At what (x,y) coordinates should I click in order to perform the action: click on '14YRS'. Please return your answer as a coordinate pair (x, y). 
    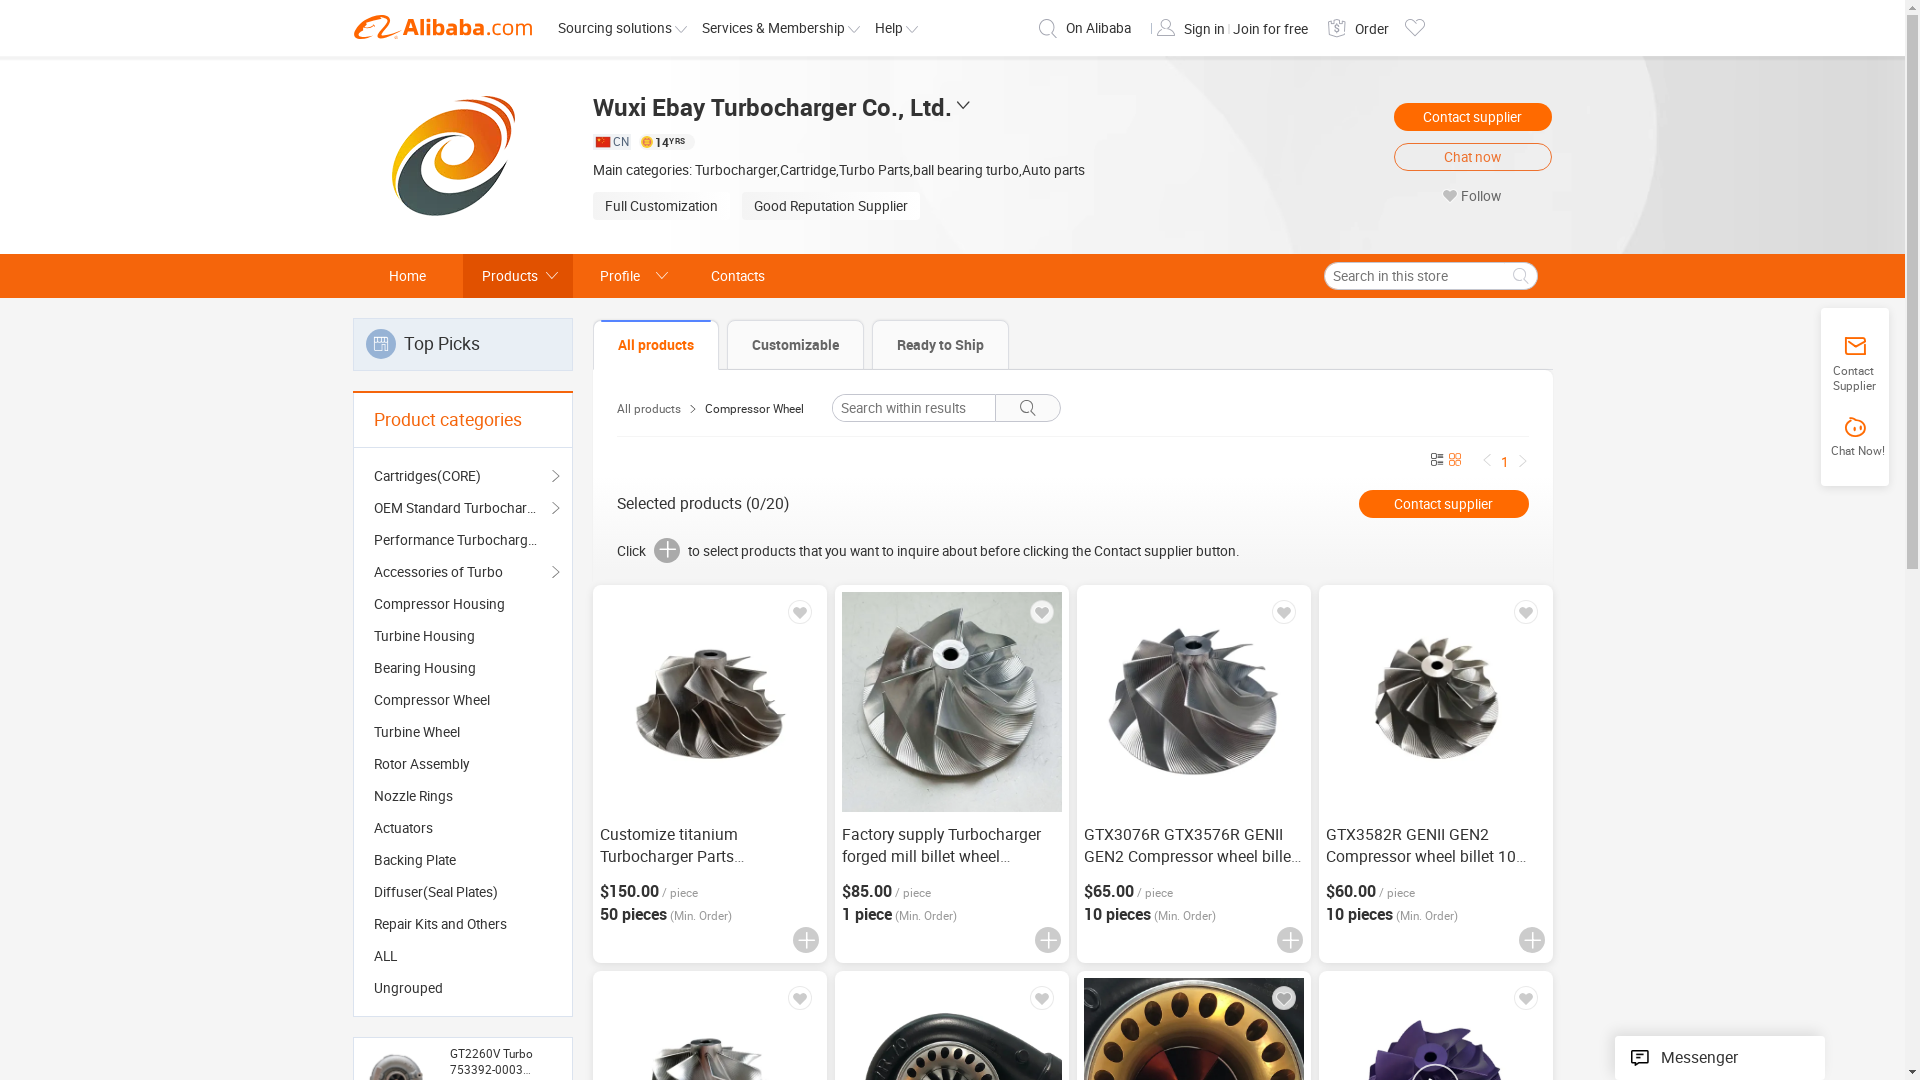
    Looking at the image, I should click on (666, 141).